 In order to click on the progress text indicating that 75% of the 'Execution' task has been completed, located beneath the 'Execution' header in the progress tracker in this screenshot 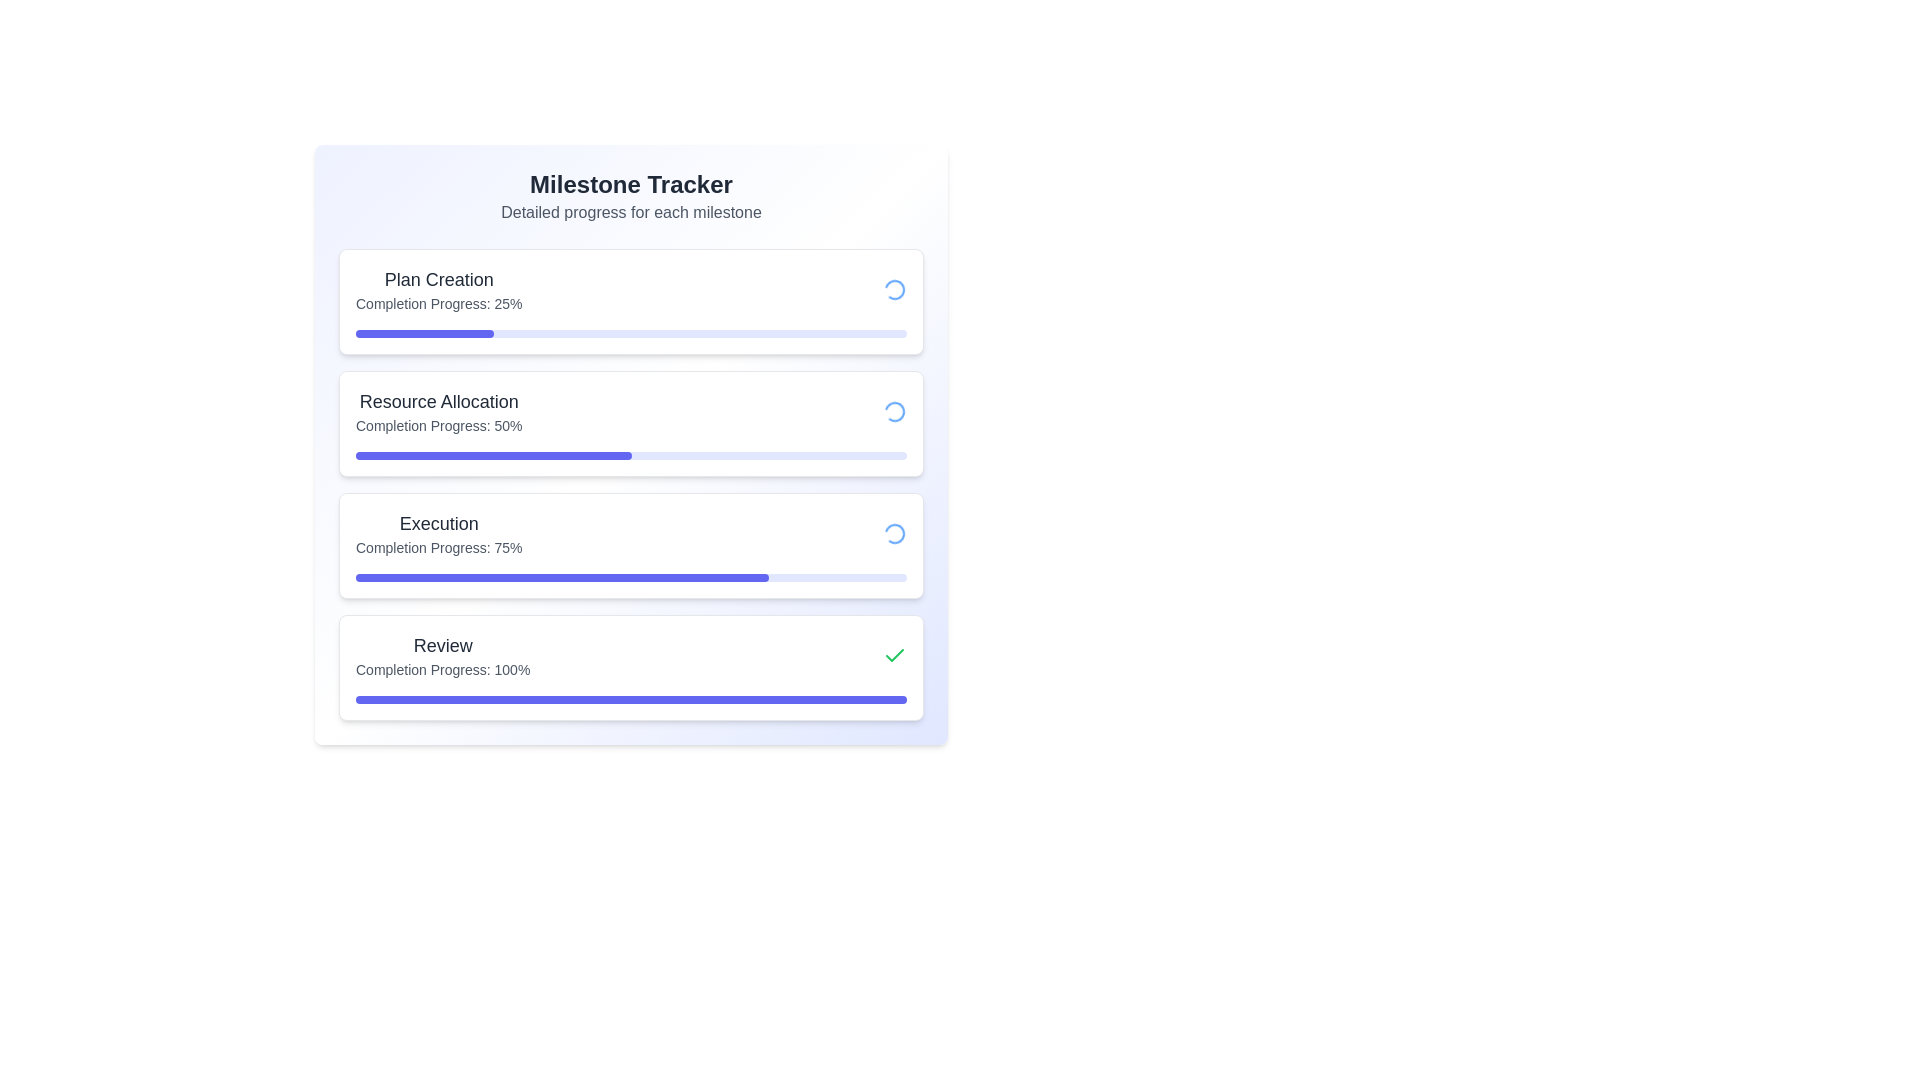, I will do `click(438, 547)`.